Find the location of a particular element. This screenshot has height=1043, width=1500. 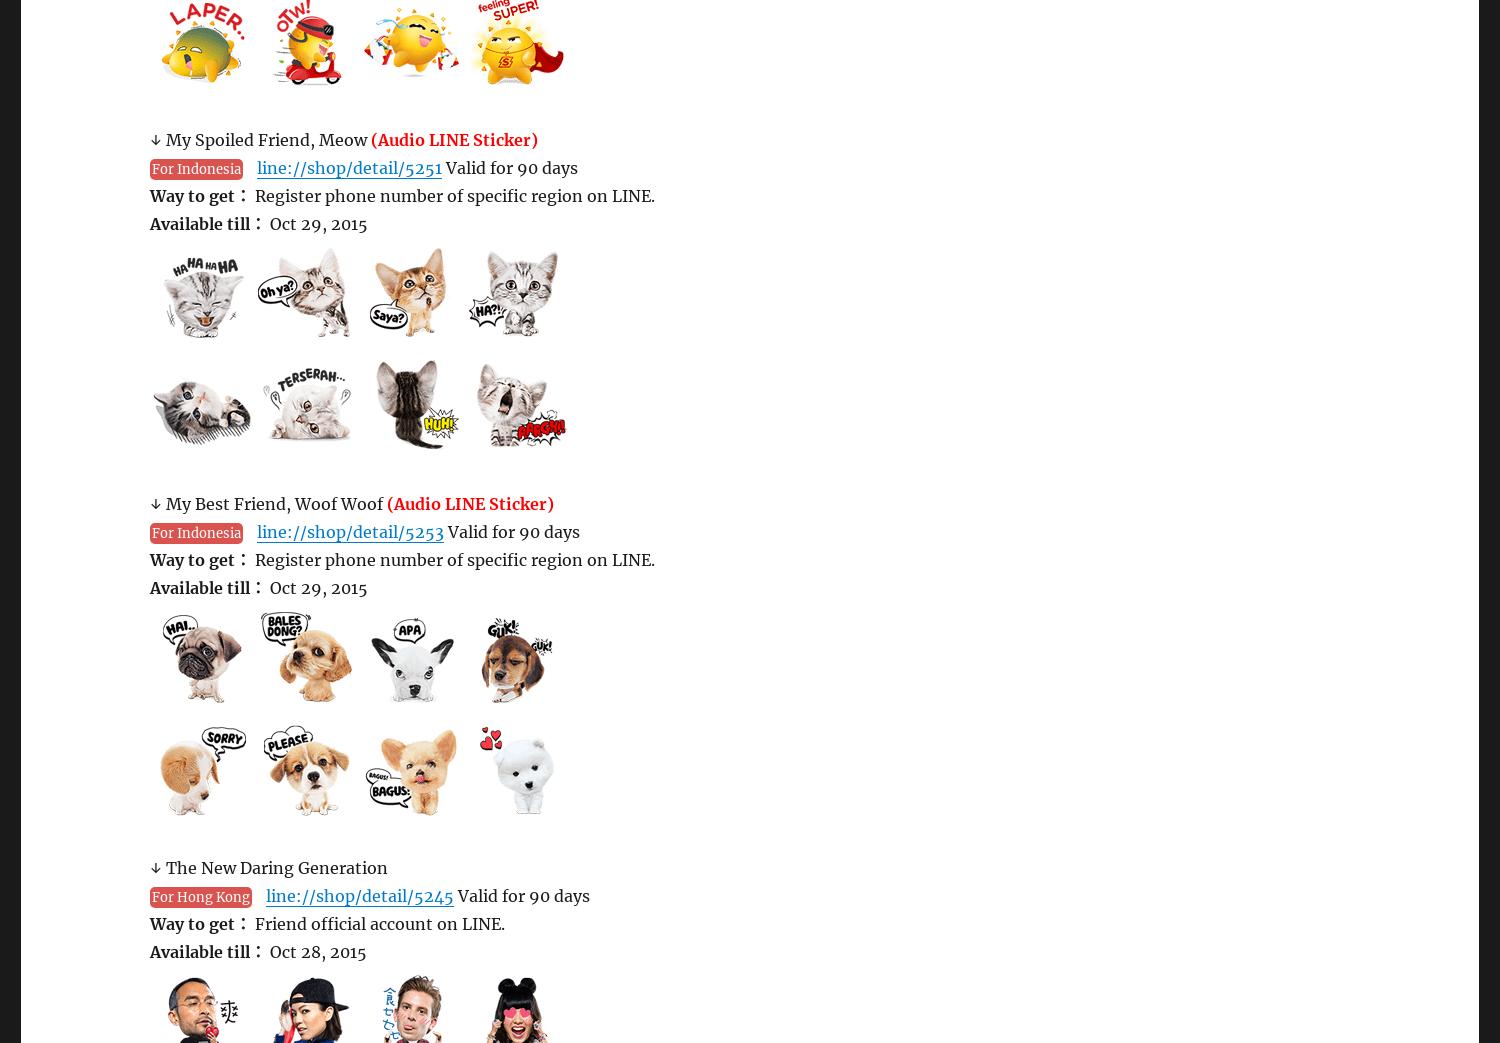

'↓ My Best Friend, Woof Woof' is located at coordinates (268, 502).